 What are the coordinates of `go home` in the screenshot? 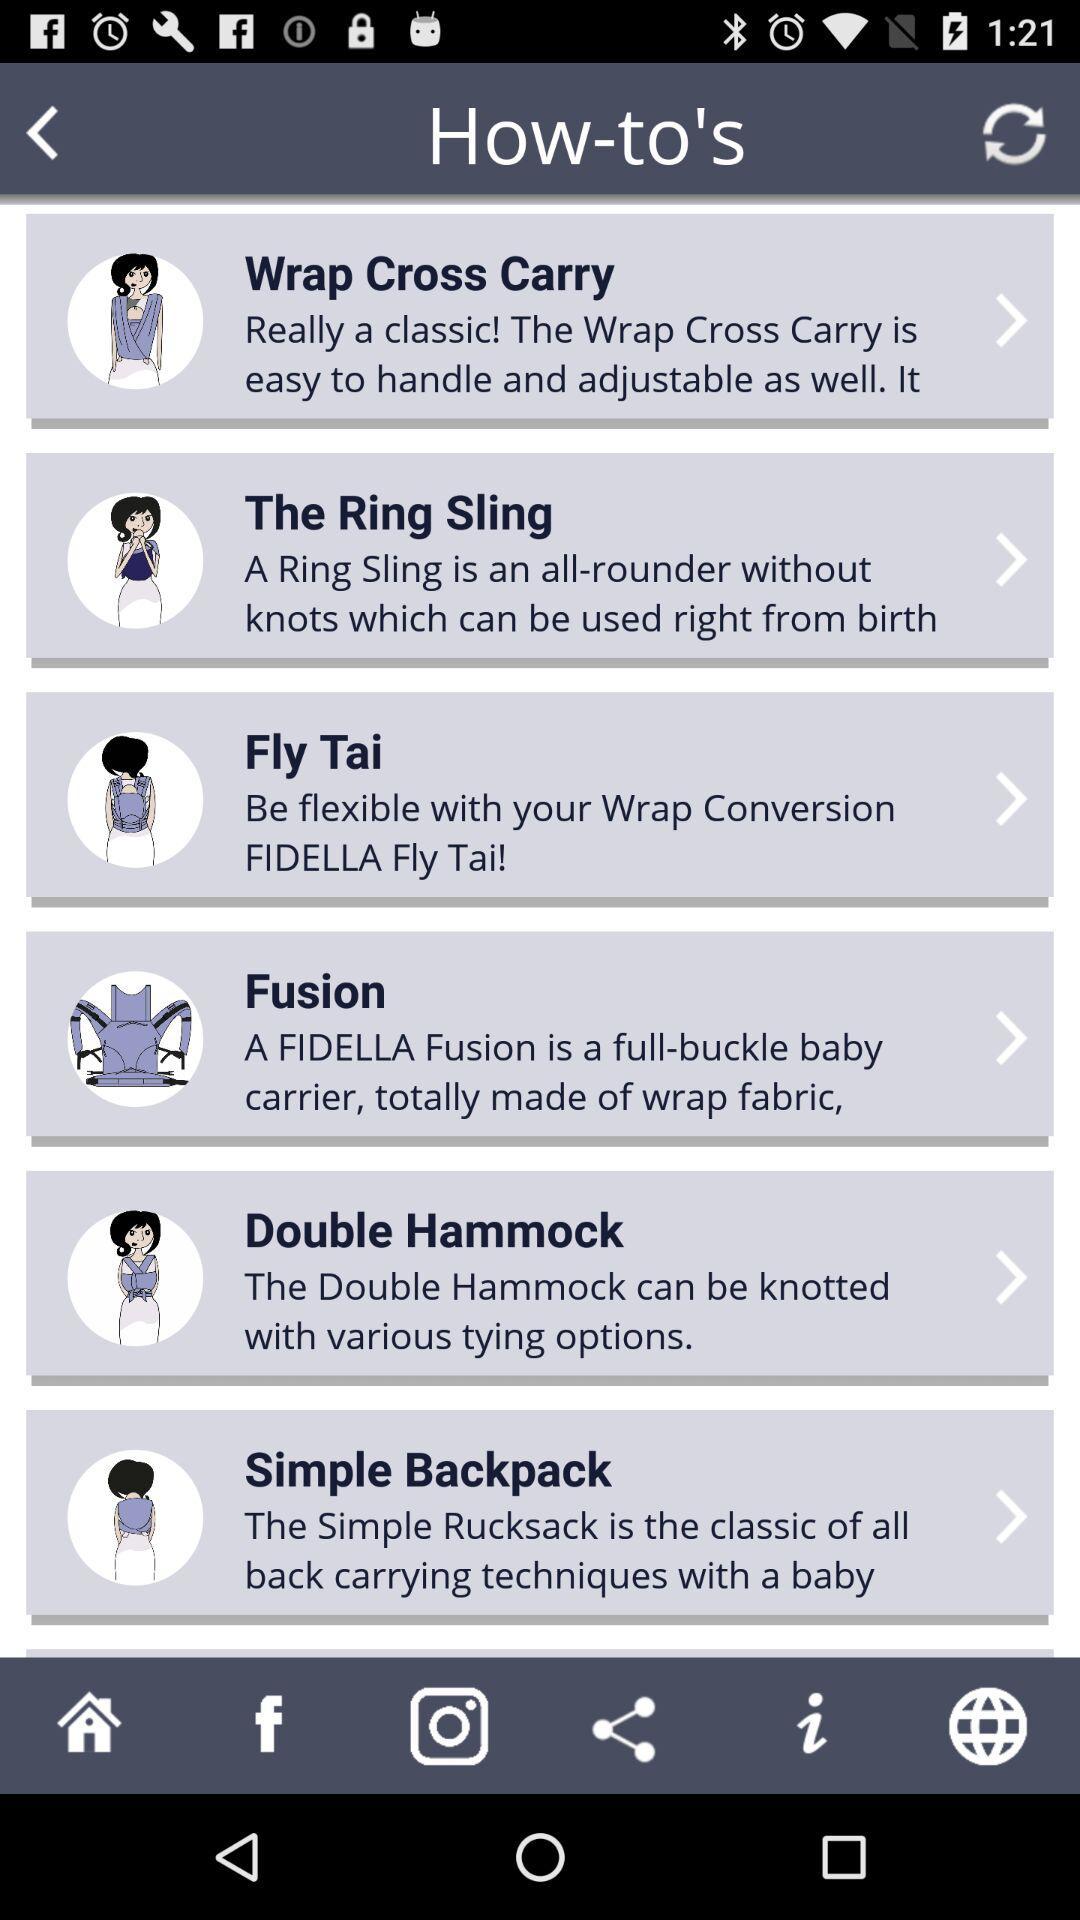 It's located at (88, 1724).